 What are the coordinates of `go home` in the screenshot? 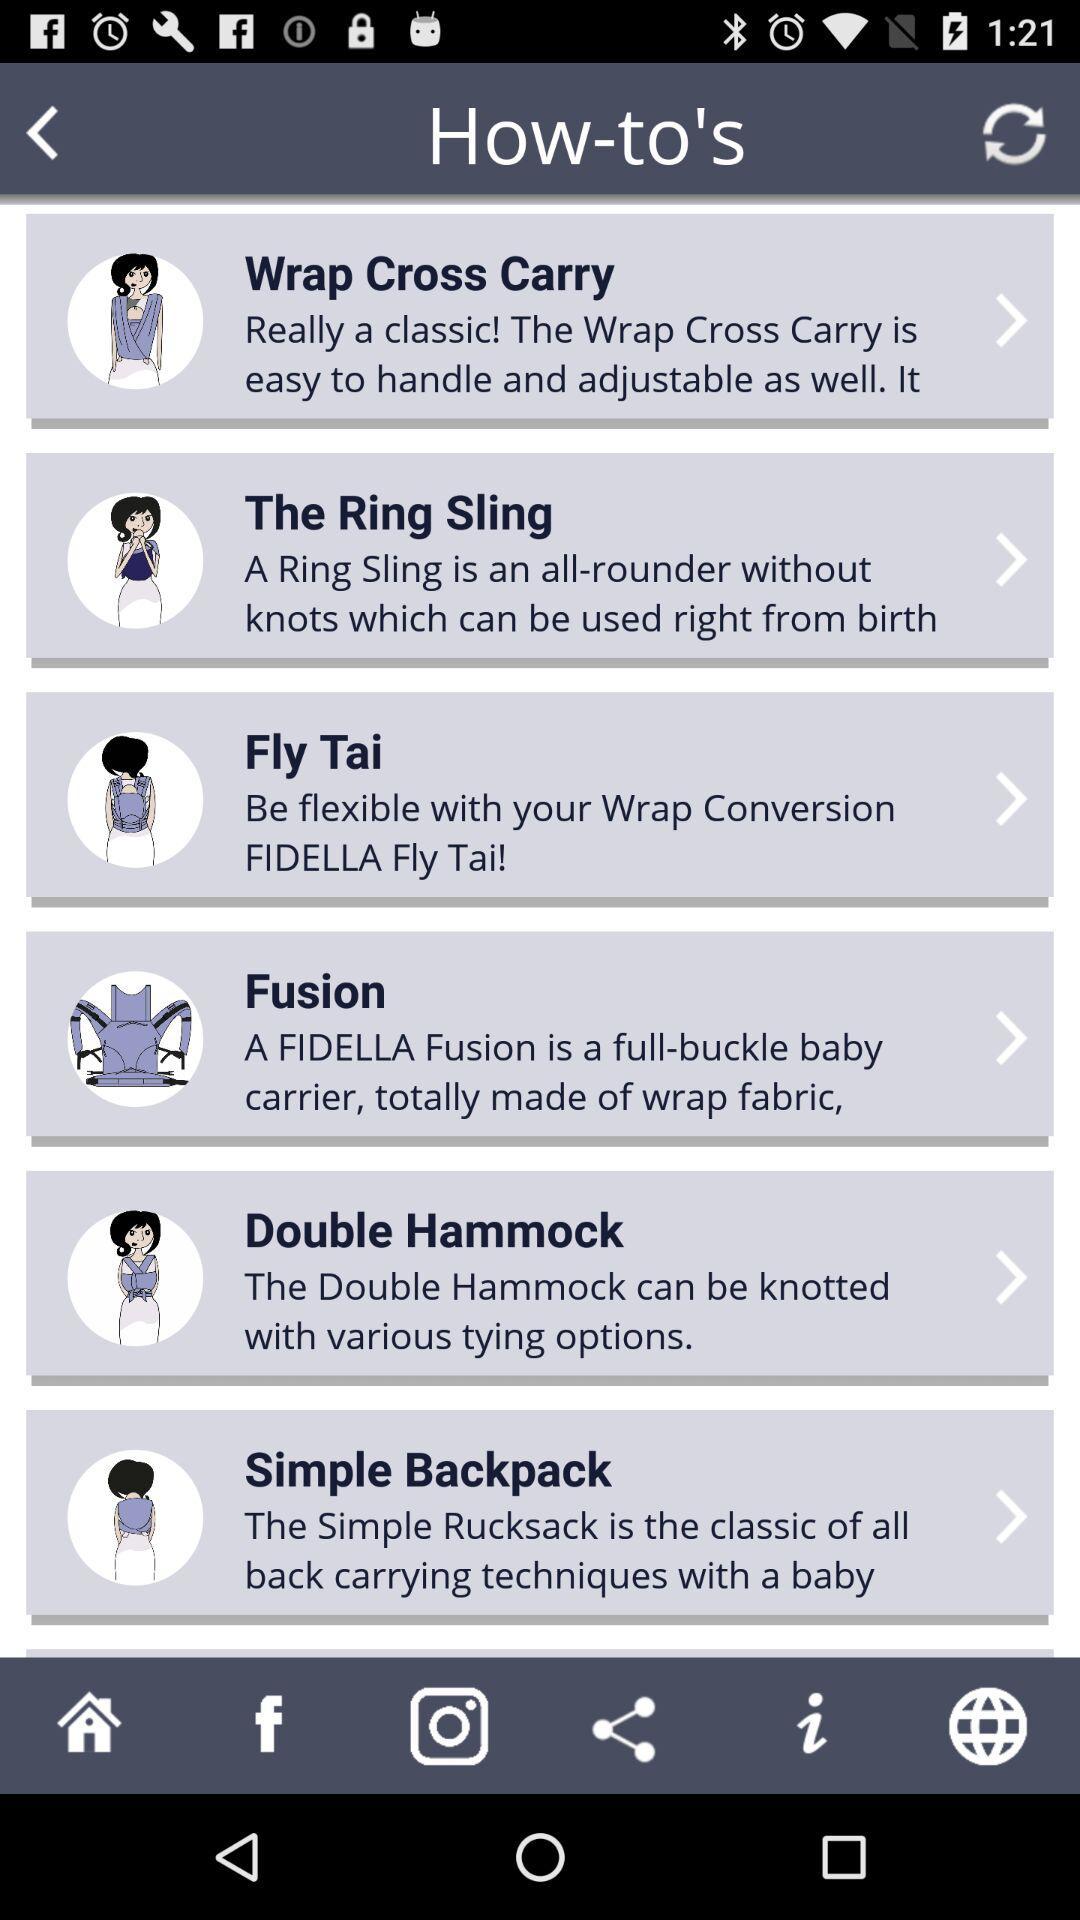 It's located at (88, 1724).